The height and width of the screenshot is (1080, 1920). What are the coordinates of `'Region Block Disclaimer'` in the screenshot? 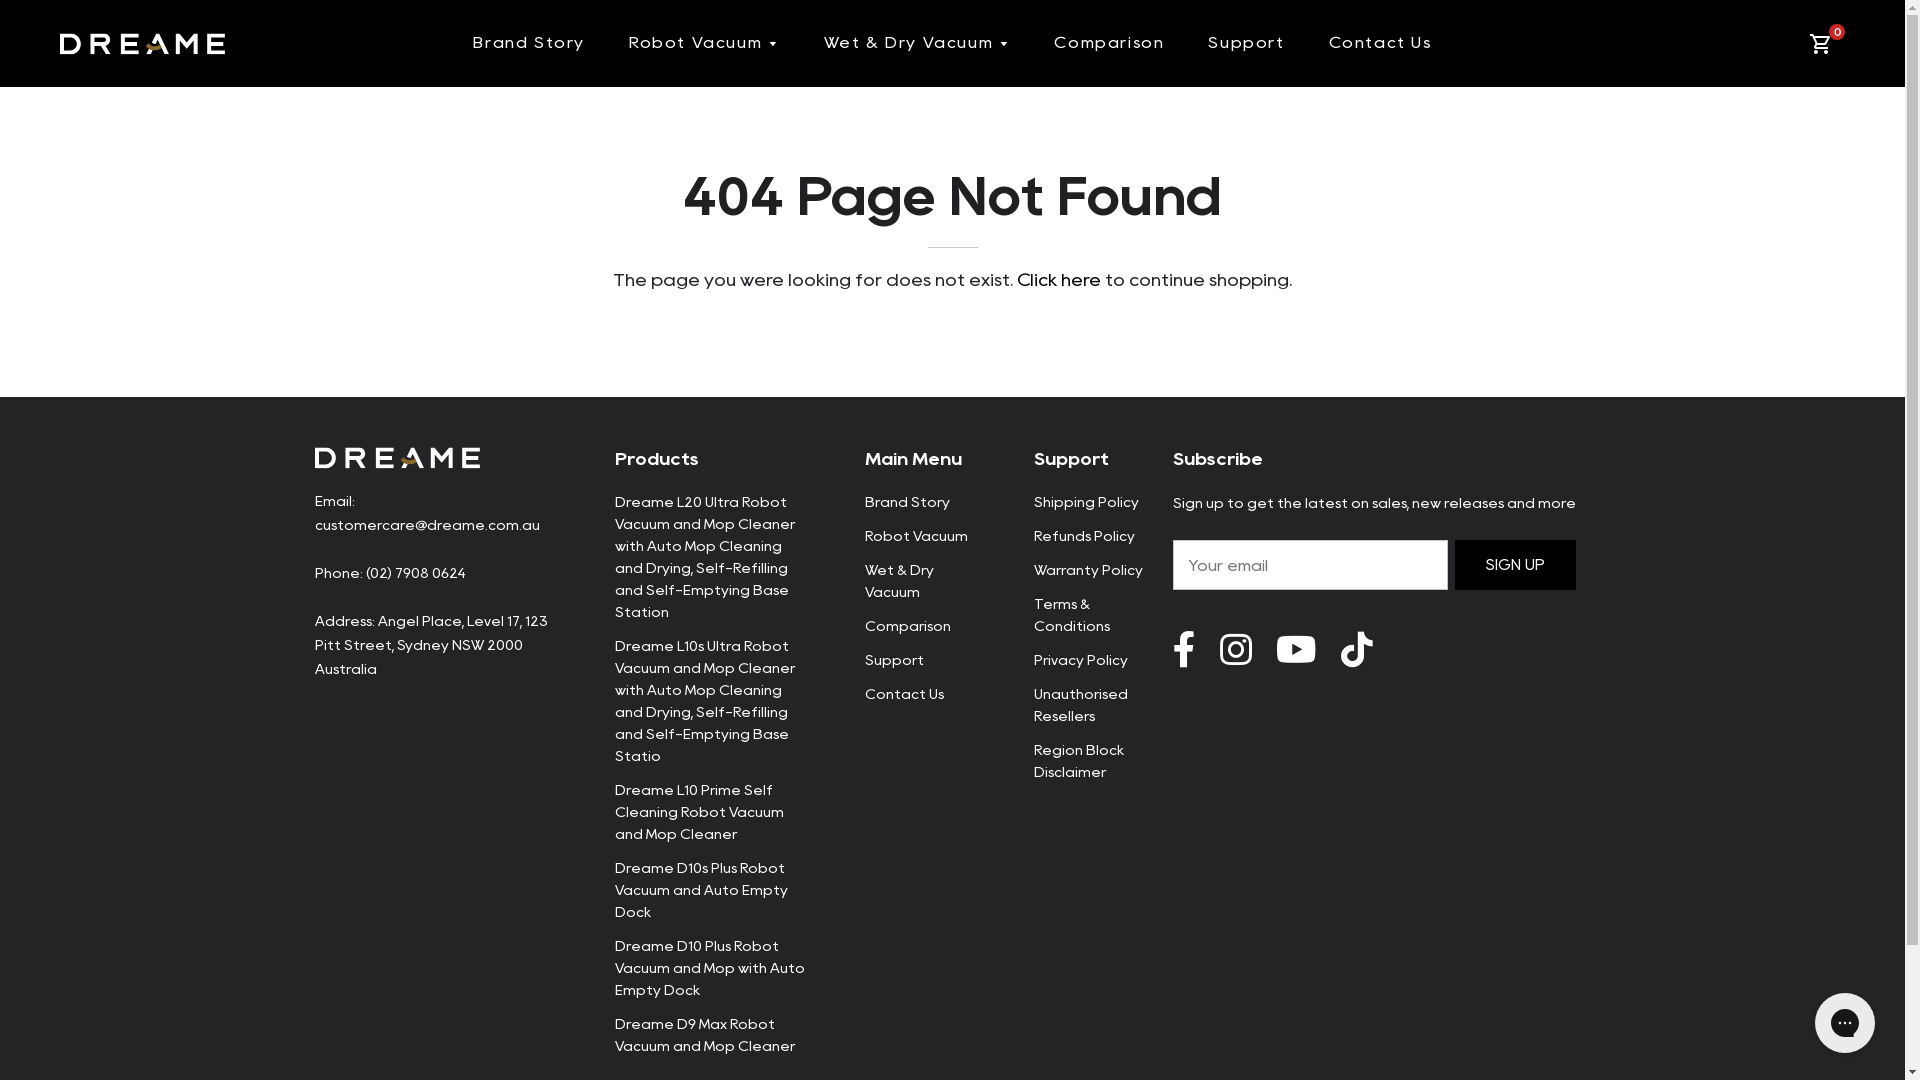 It's located at (1078, 760).